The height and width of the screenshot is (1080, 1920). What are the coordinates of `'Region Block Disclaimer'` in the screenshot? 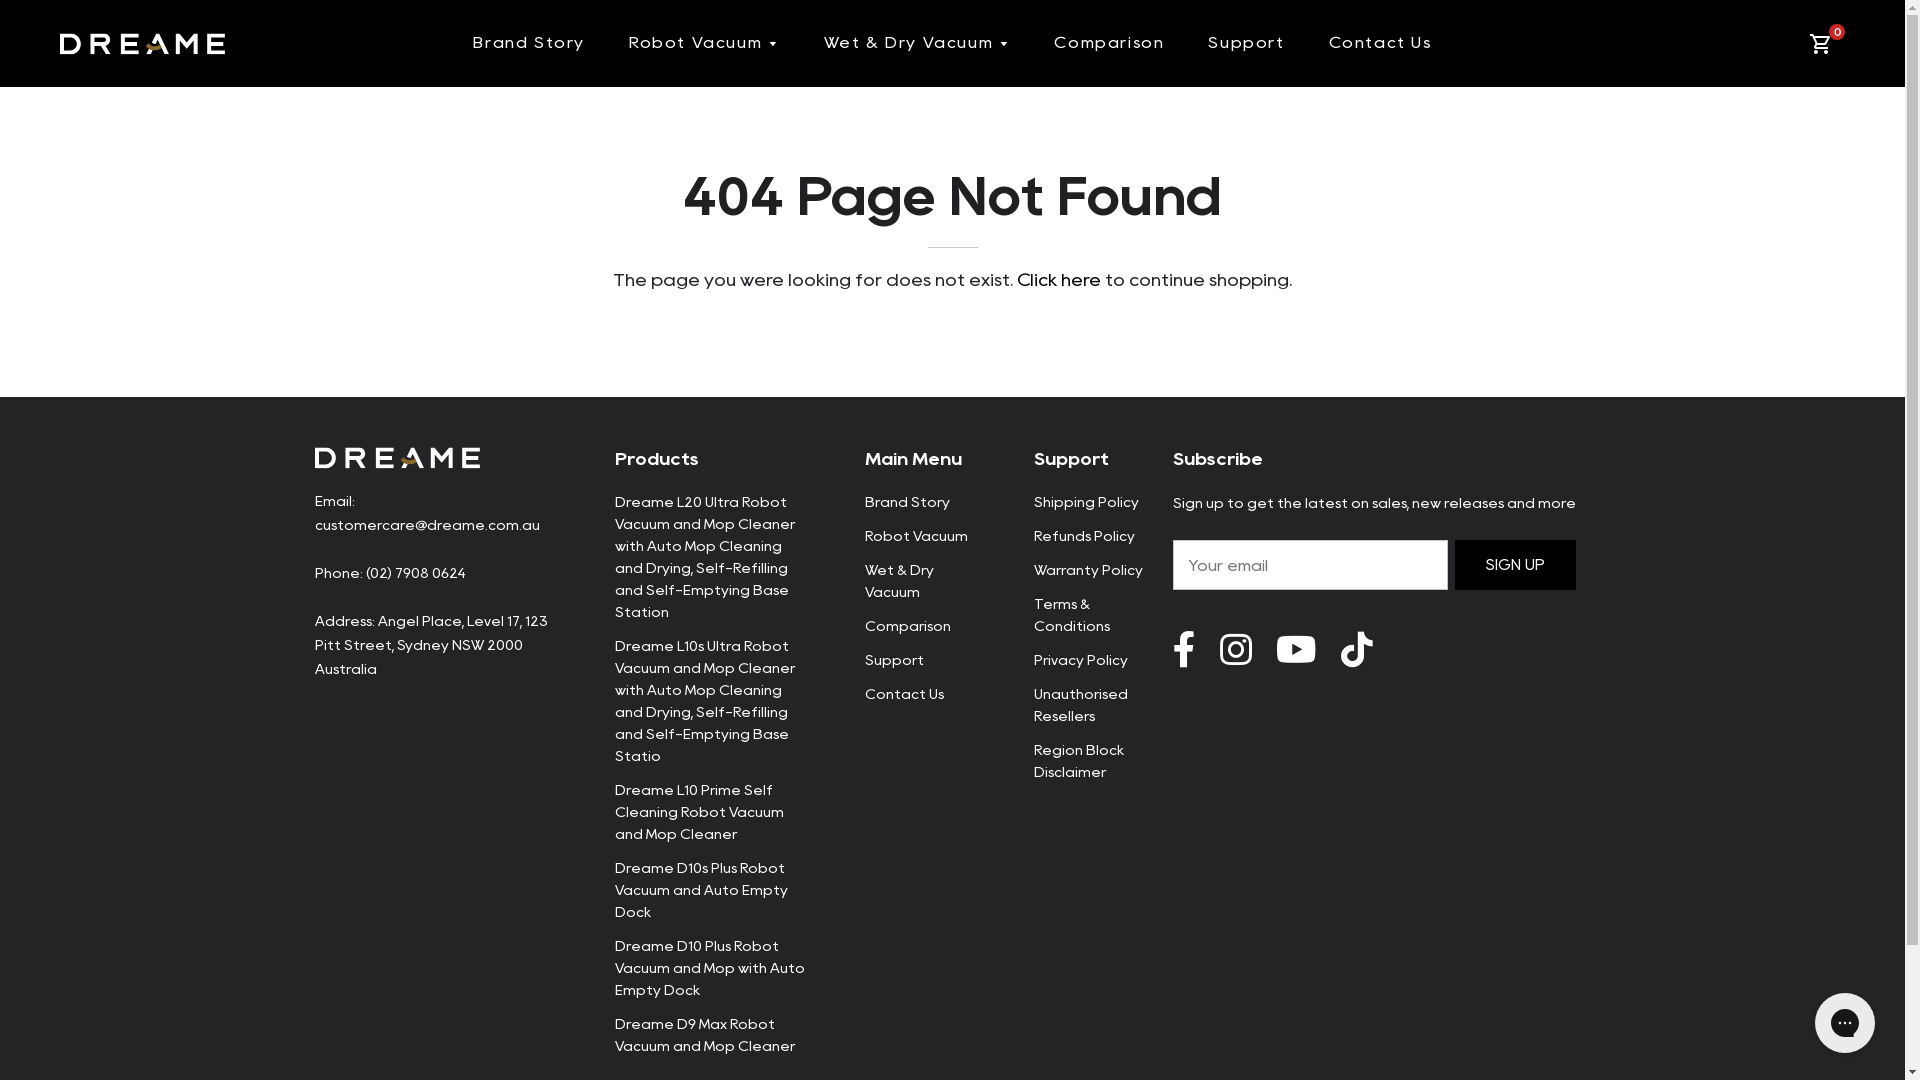 It's located at (1078, 760).